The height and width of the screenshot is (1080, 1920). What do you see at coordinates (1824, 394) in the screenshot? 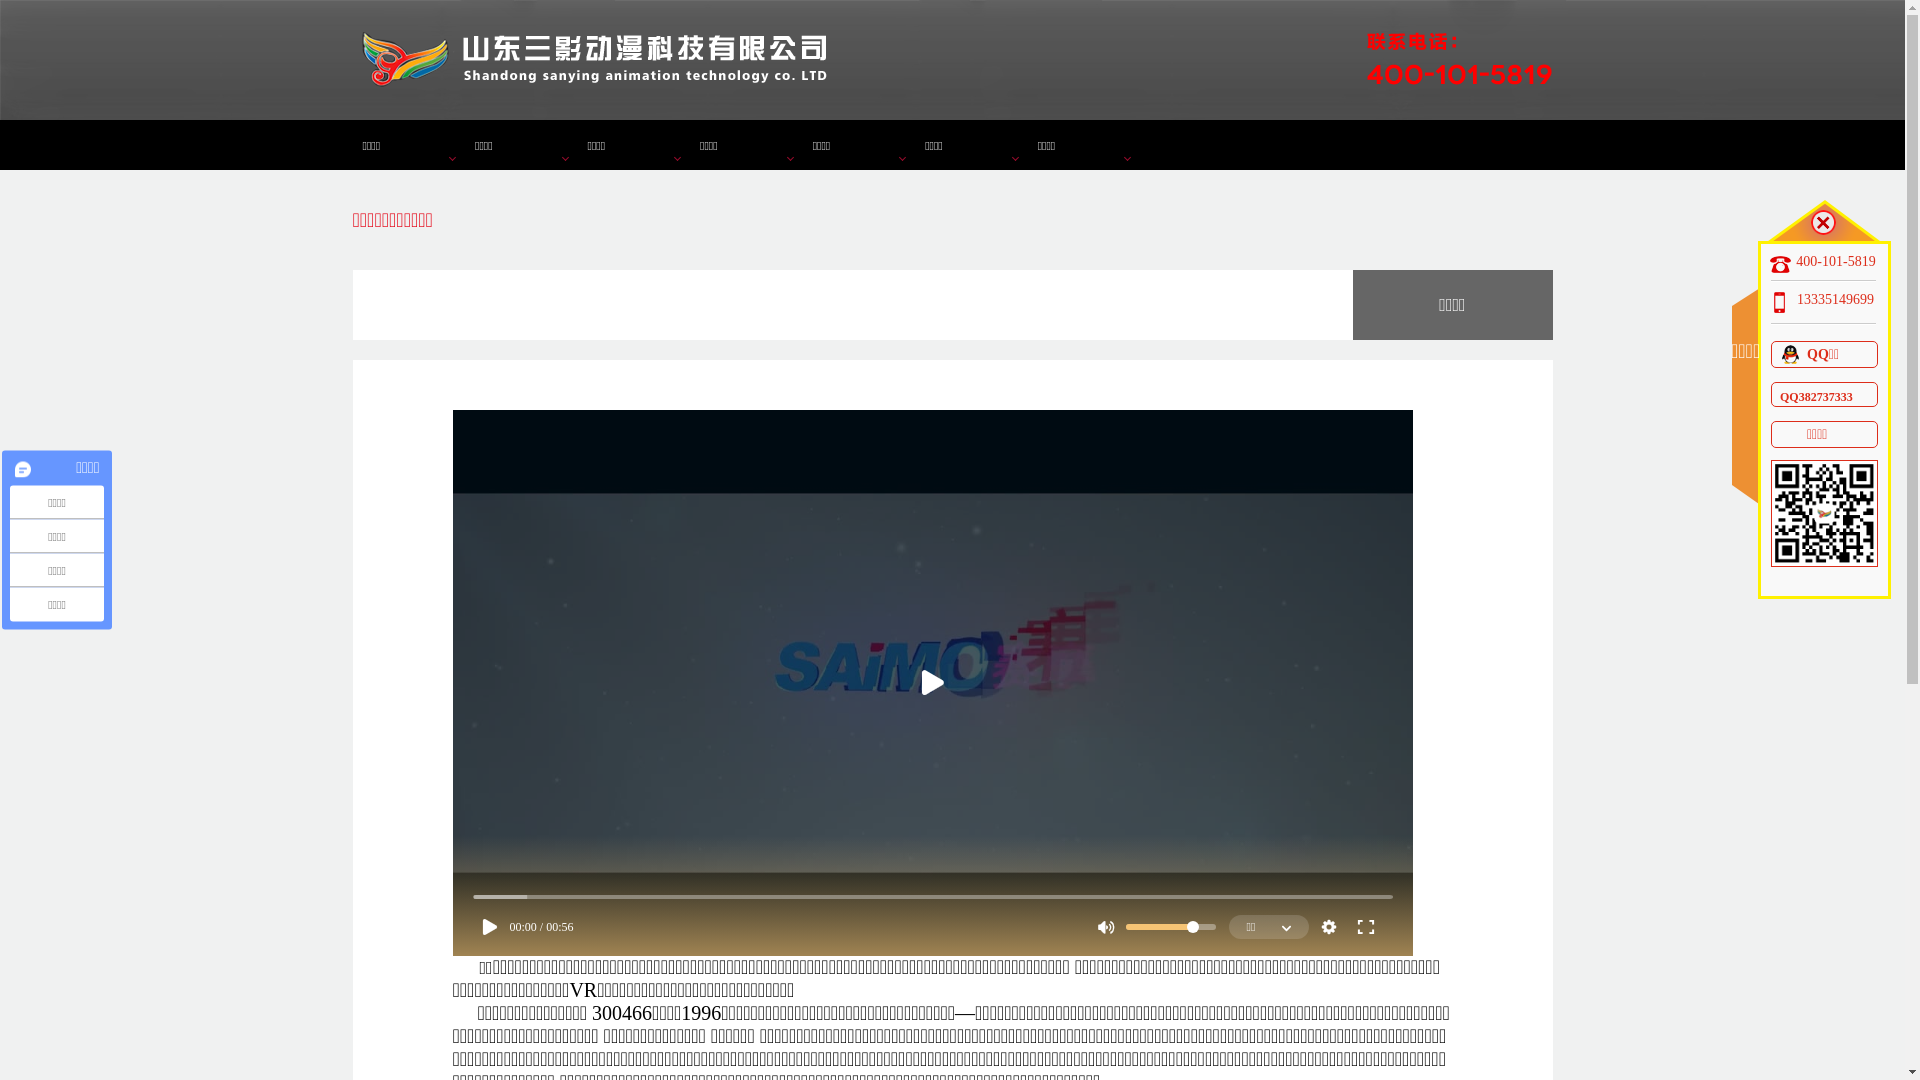
I see `'QQ382737333'` at bounding box center [1824, 394].